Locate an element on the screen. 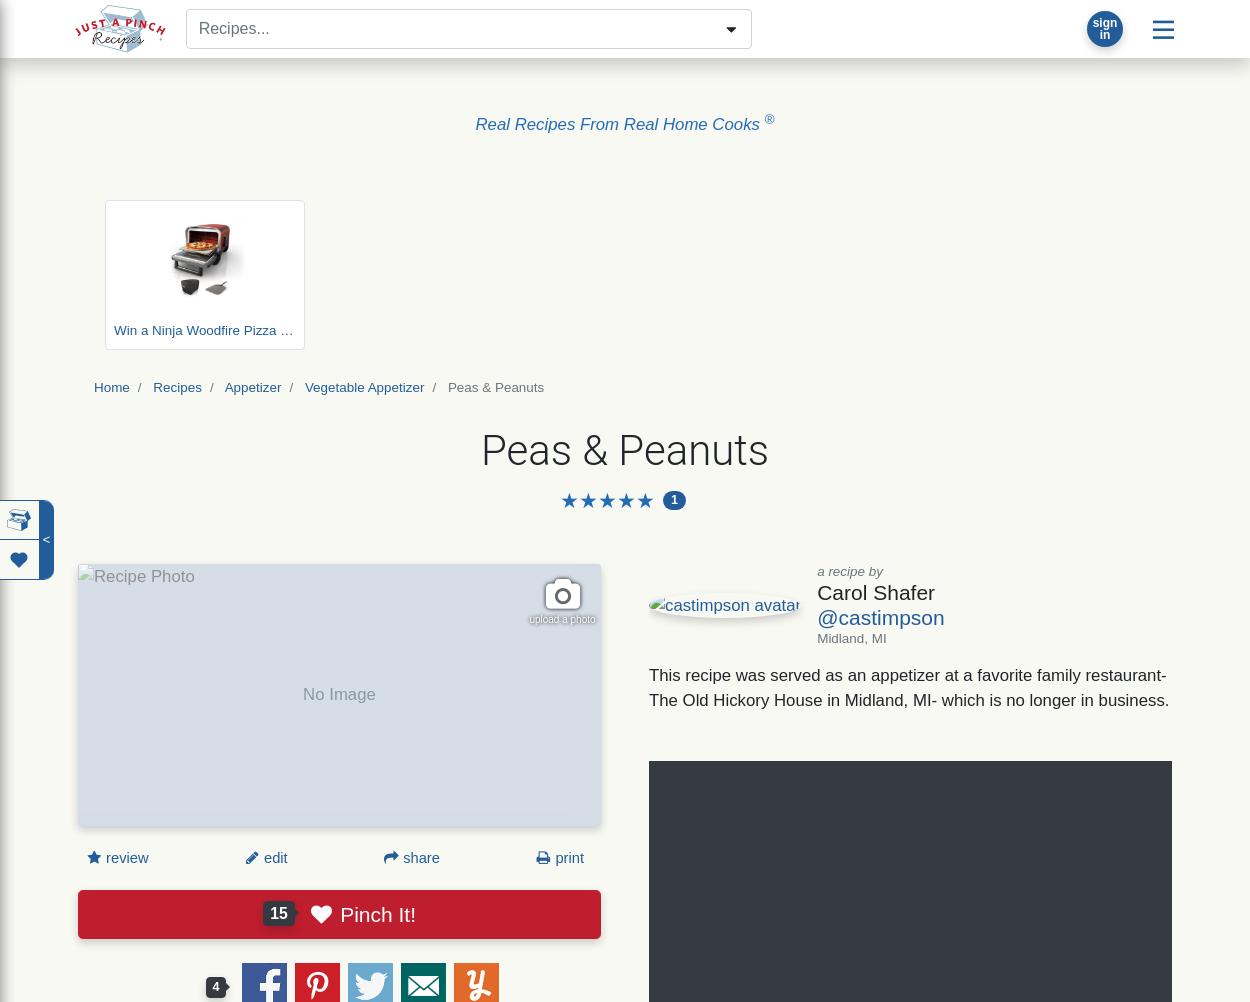 Image resolution: width=1250 pixels, height=1002 pixels. 'Pinch It!' is located at coordinates (378, 913).